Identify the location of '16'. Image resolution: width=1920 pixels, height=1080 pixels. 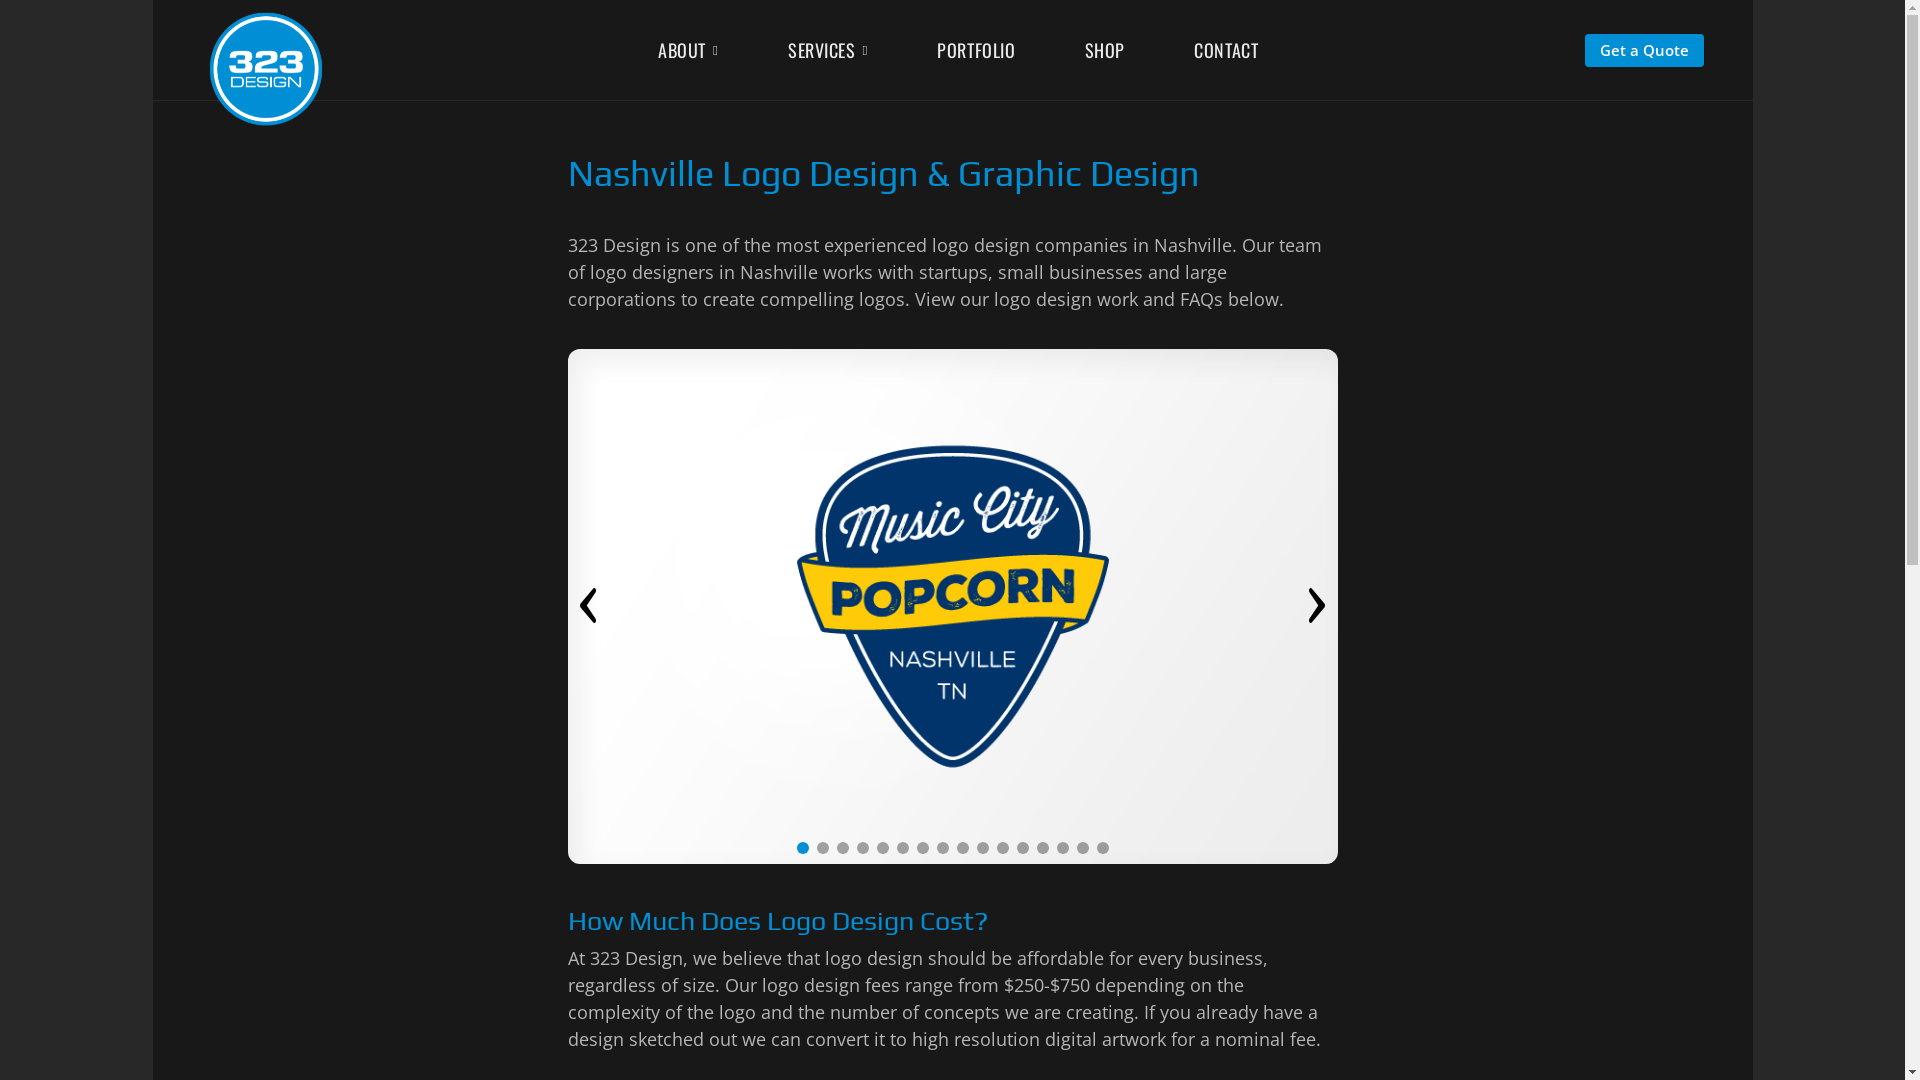
(1101, 848).